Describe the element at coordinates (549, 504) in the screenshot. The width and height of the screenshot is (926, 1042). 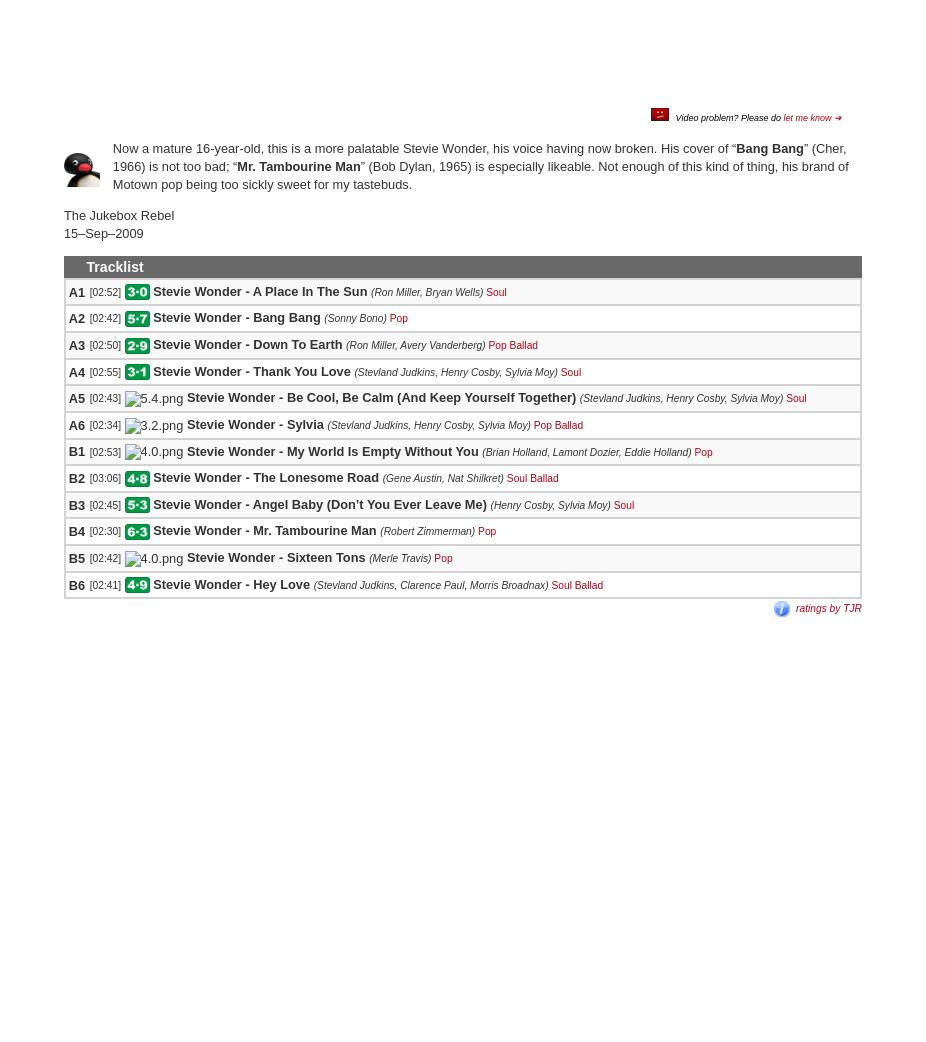
I see `'(Henry Cosby, Sylvia Moy)'` at that location.